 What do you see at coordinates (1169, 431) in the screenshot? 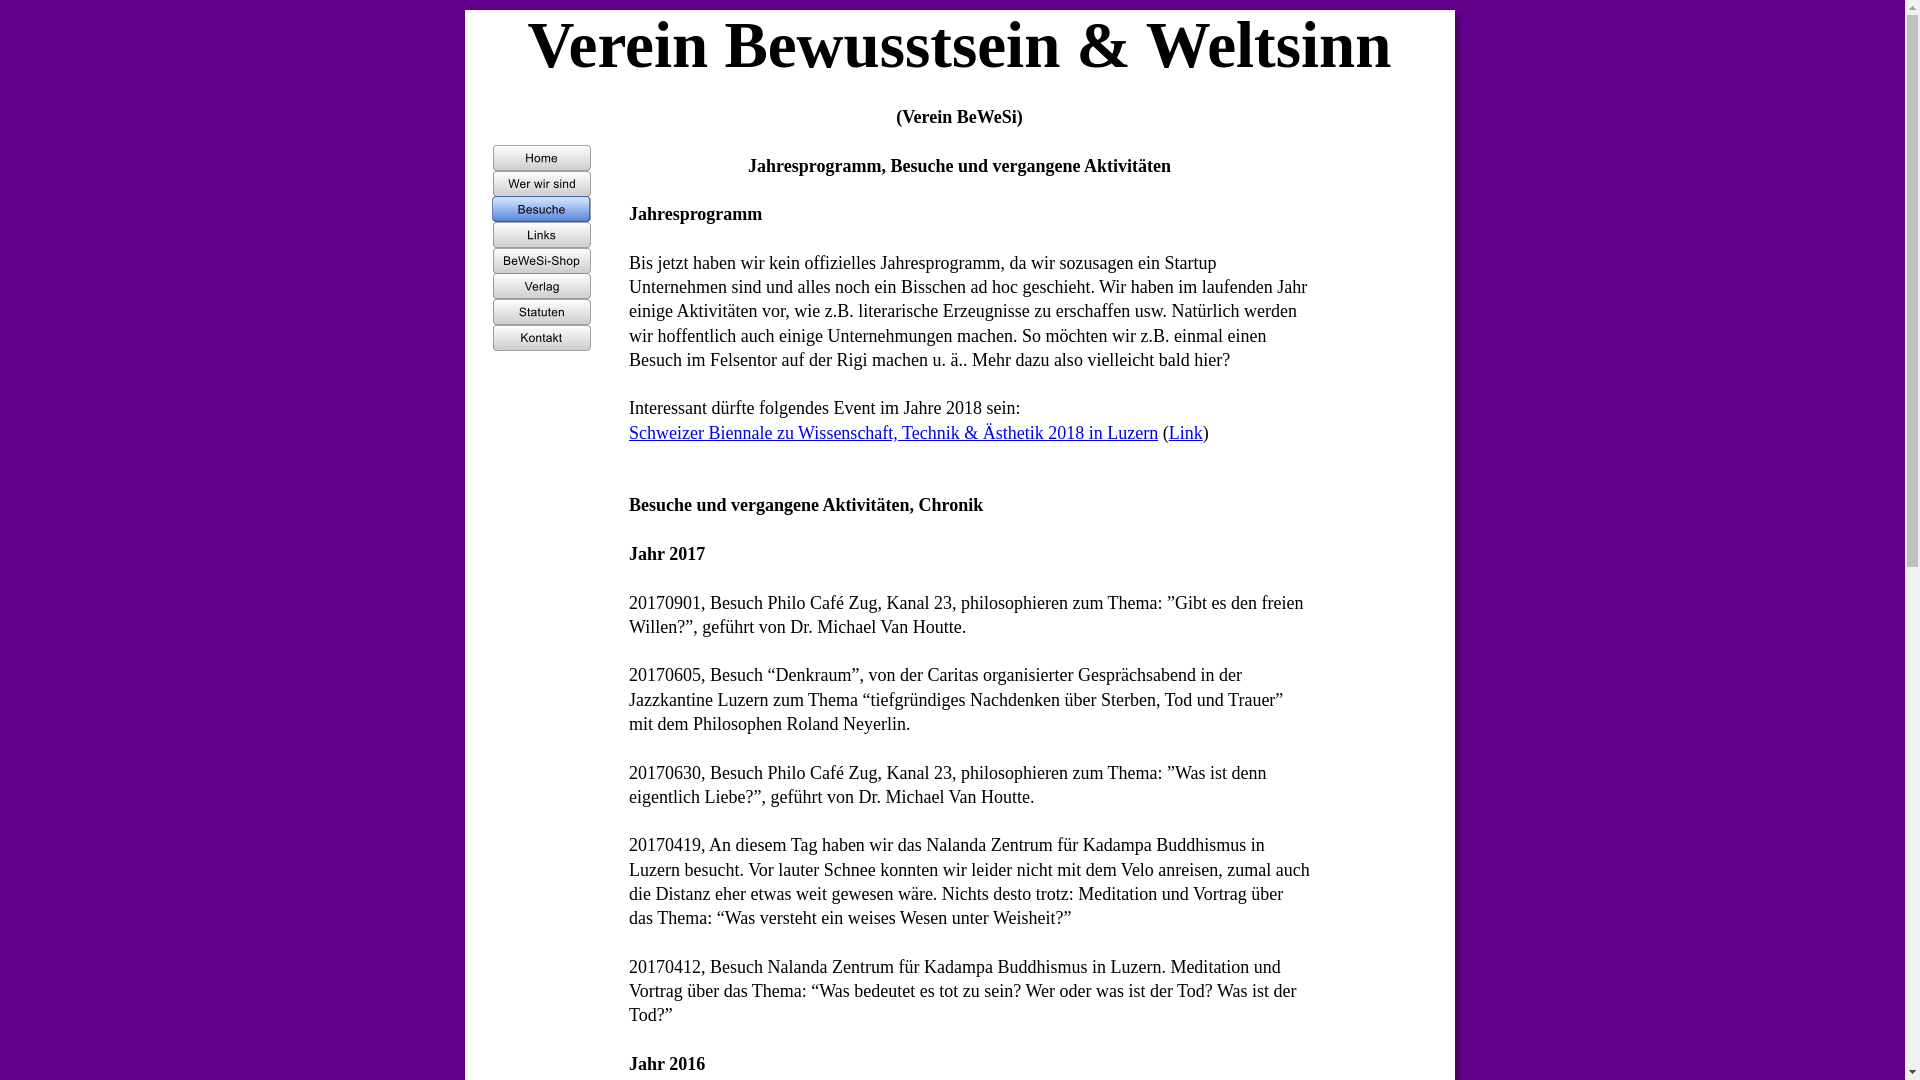
I see `'Link'` at bounding box center [1169, 431].